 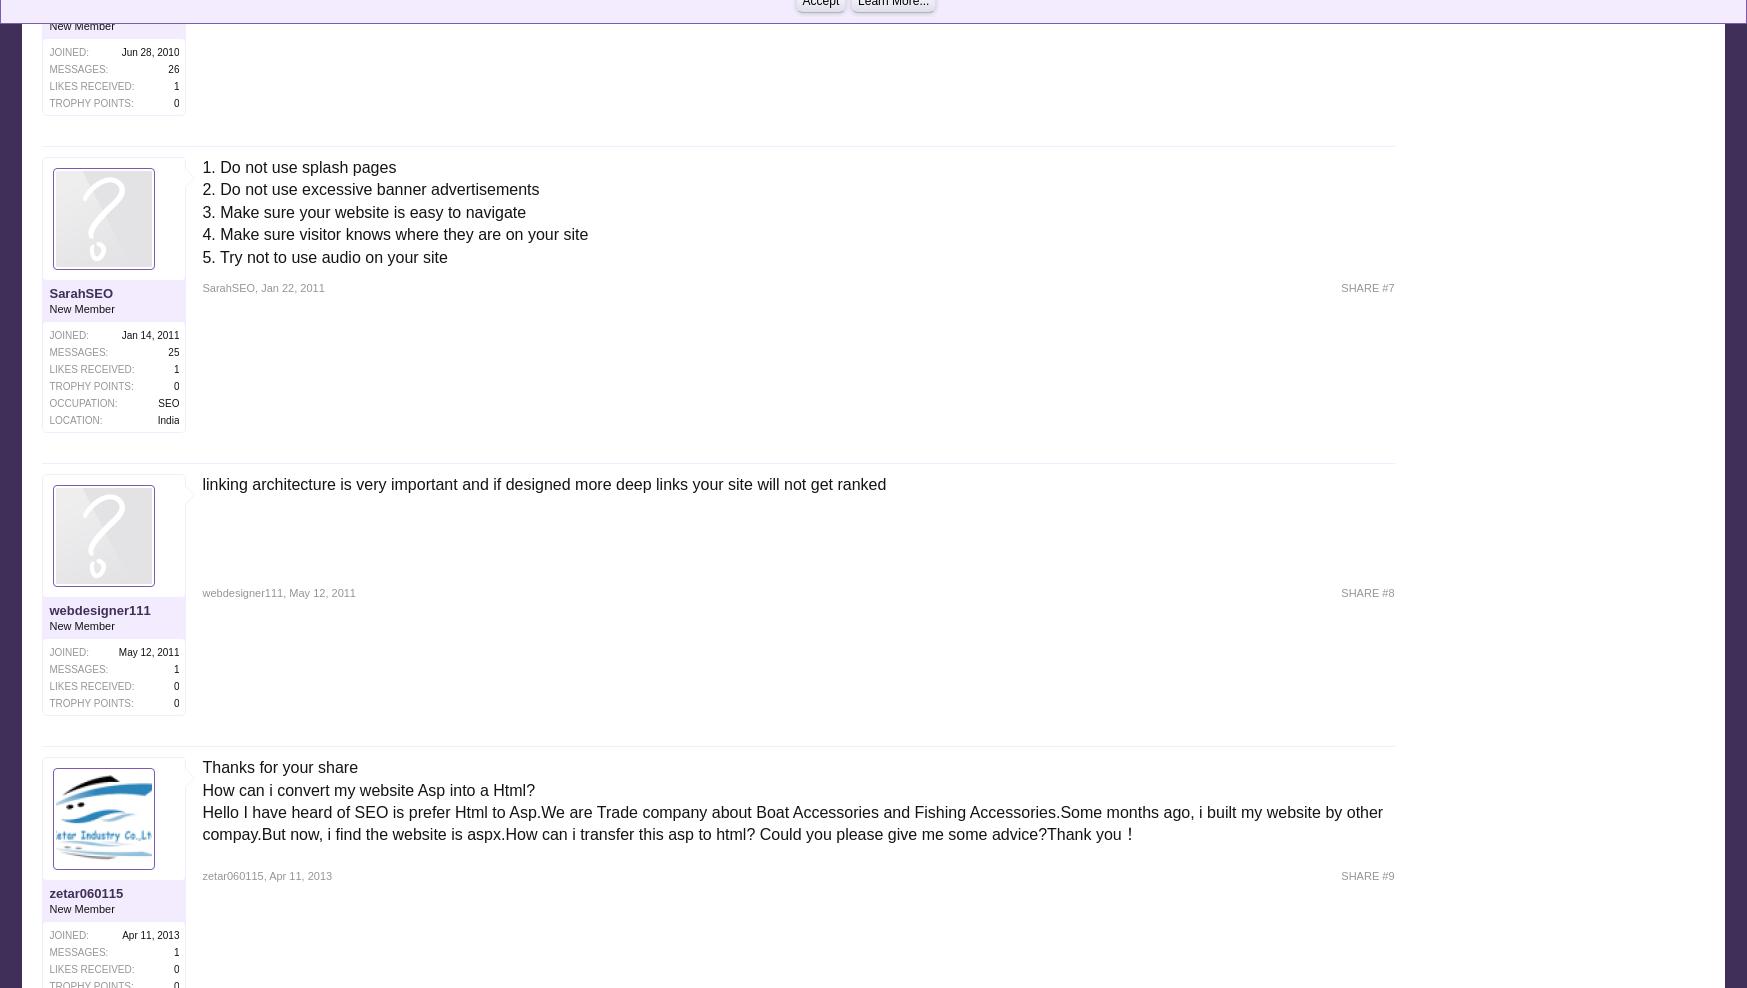 What do you see at coordinates (367, 788) in the screenshot?
I see `'How can i convert my website Asp into a Html?'` at bounding box center [367, 788].